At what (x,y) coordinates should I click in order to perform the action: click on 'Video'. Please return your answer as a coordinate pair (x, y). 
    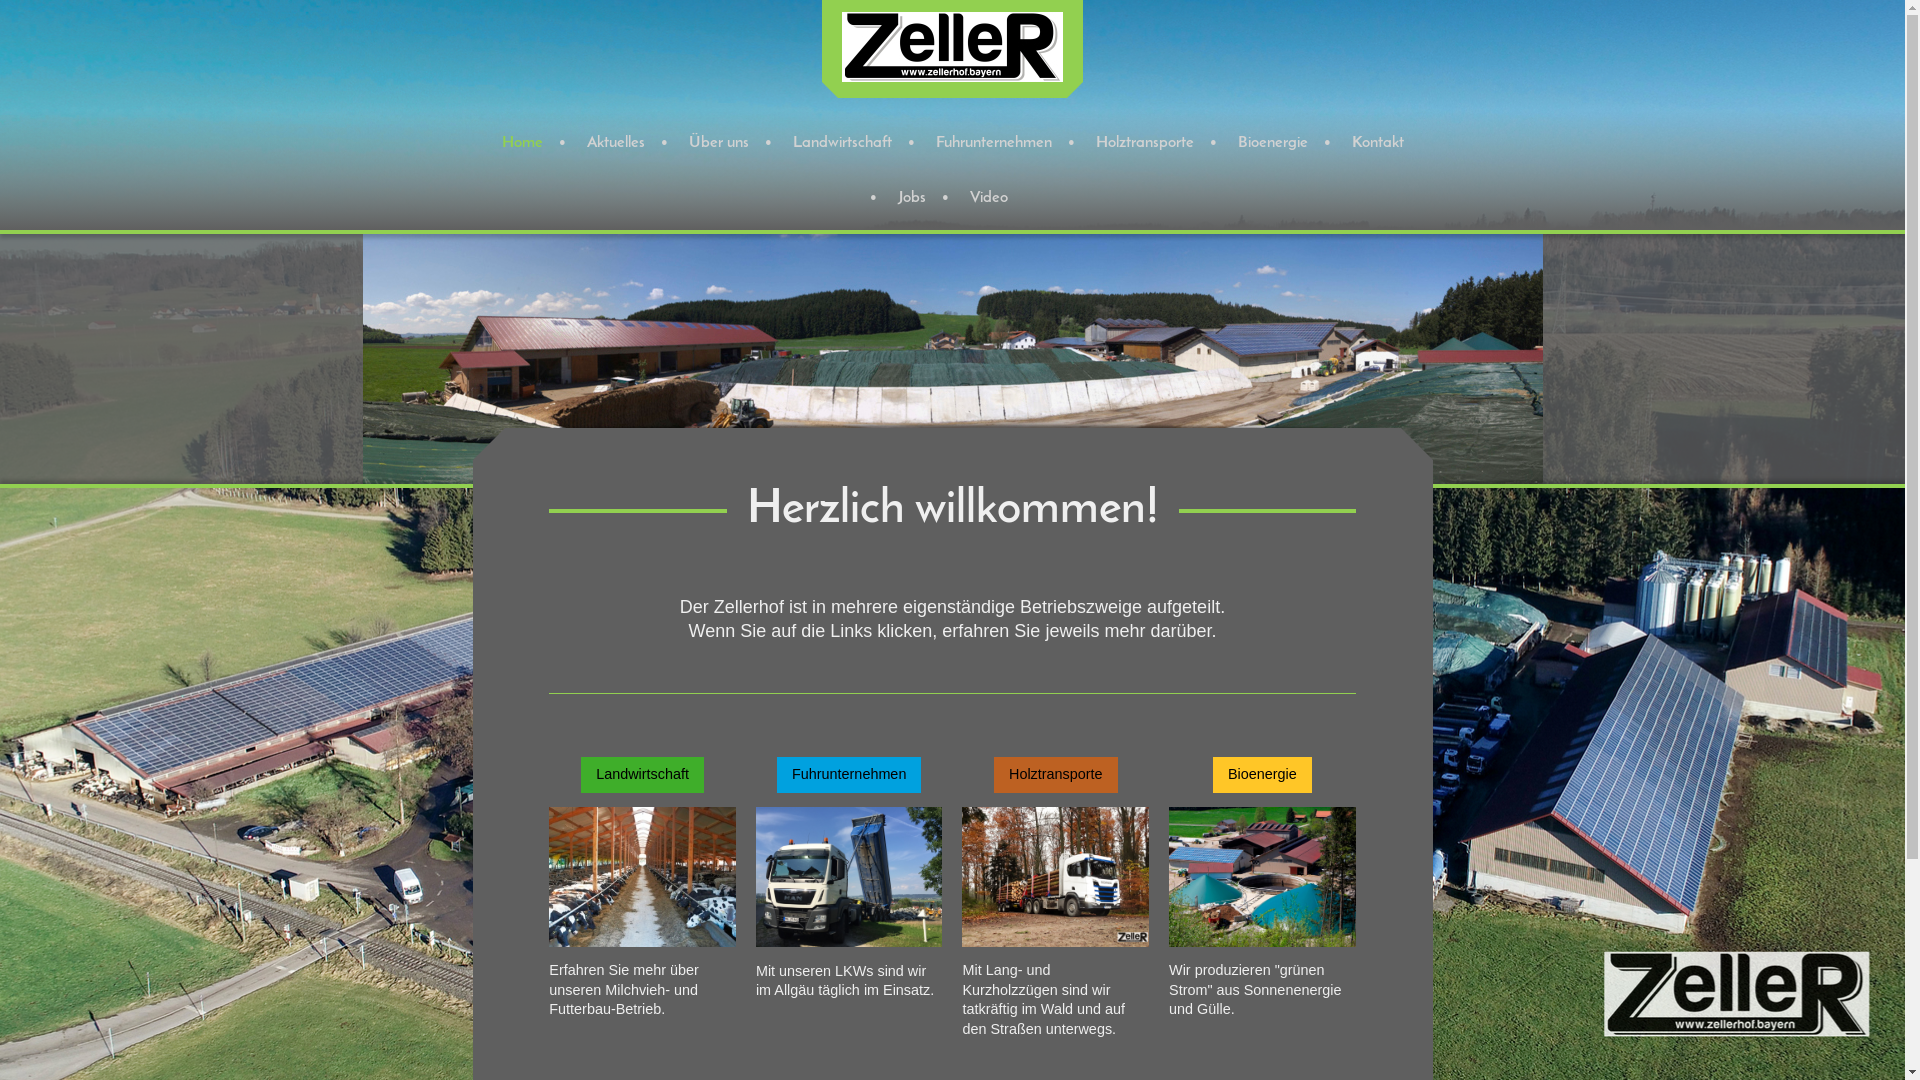
    Looking at the image, I should click on (988, 198).